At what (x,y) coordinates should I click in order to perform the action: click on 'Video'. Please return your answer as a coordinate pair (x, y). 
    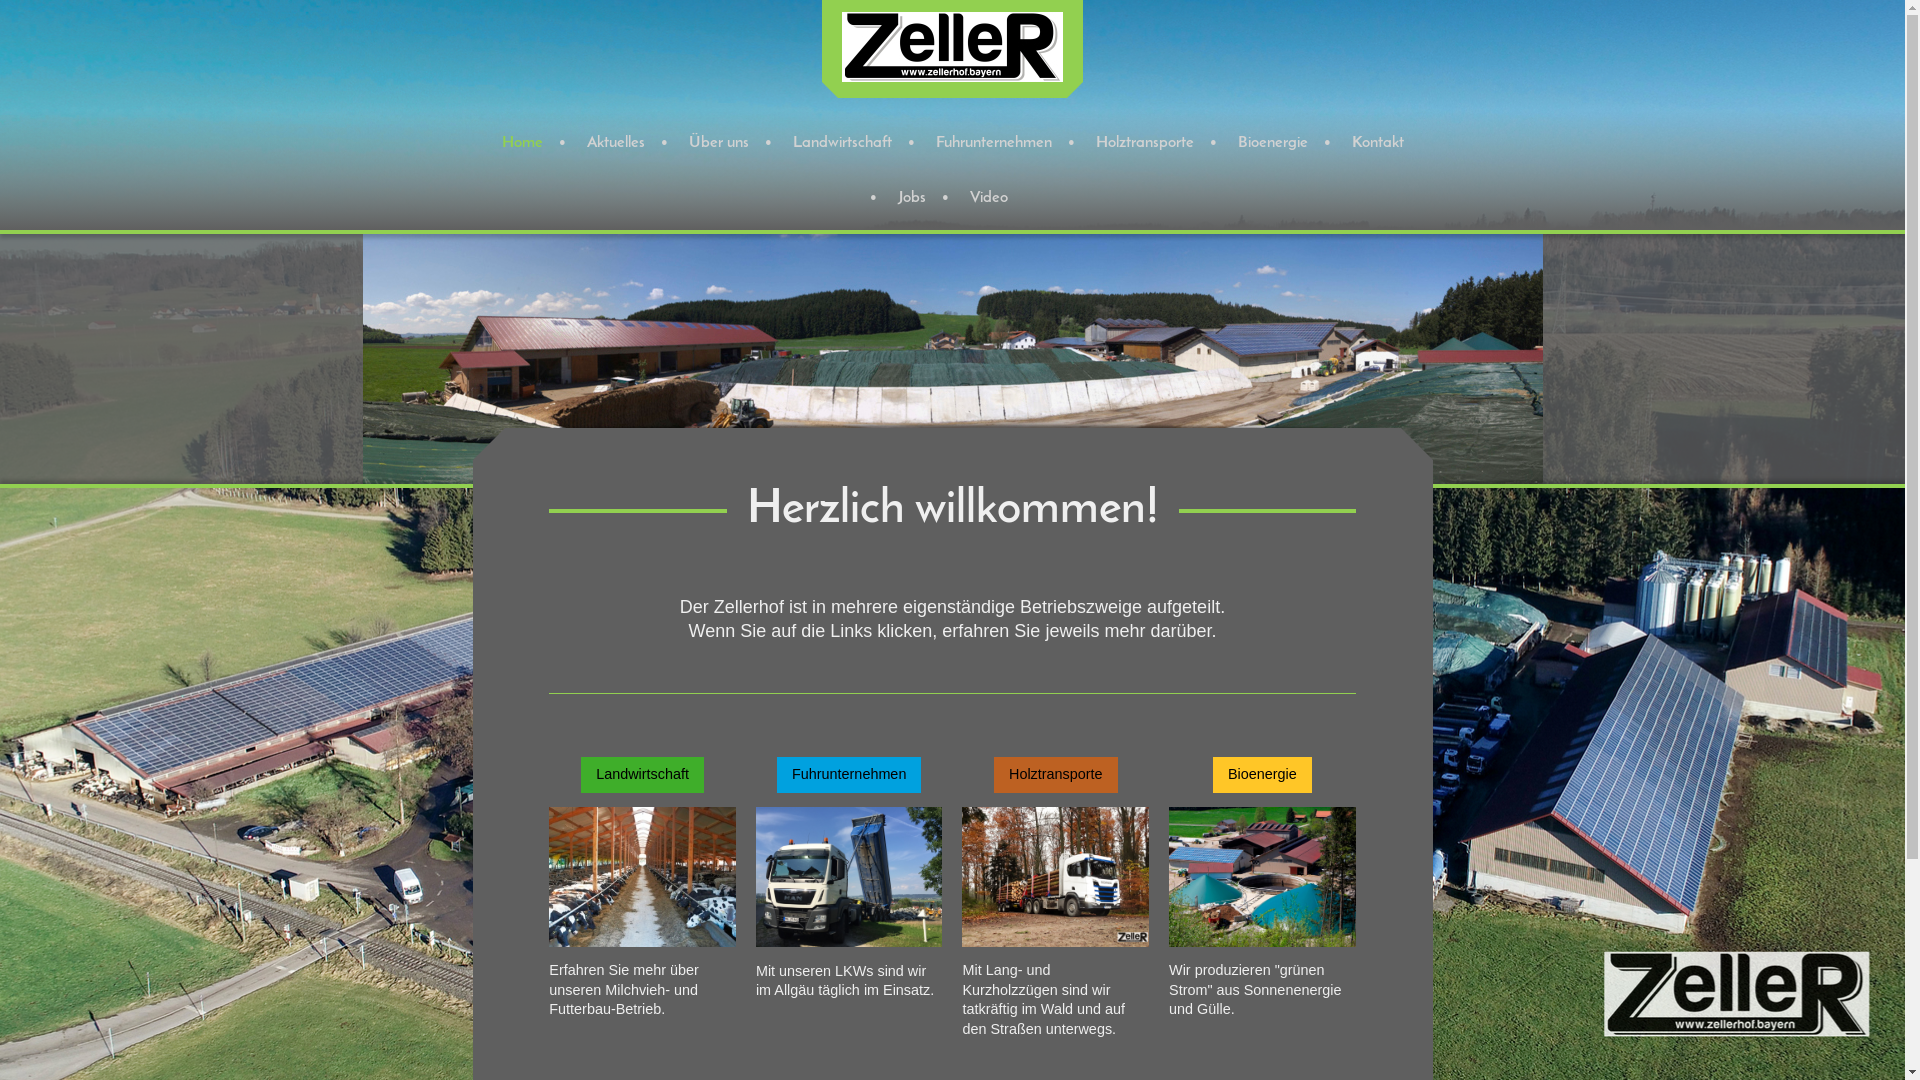
    Looking at the image, I should click on (988, 198).